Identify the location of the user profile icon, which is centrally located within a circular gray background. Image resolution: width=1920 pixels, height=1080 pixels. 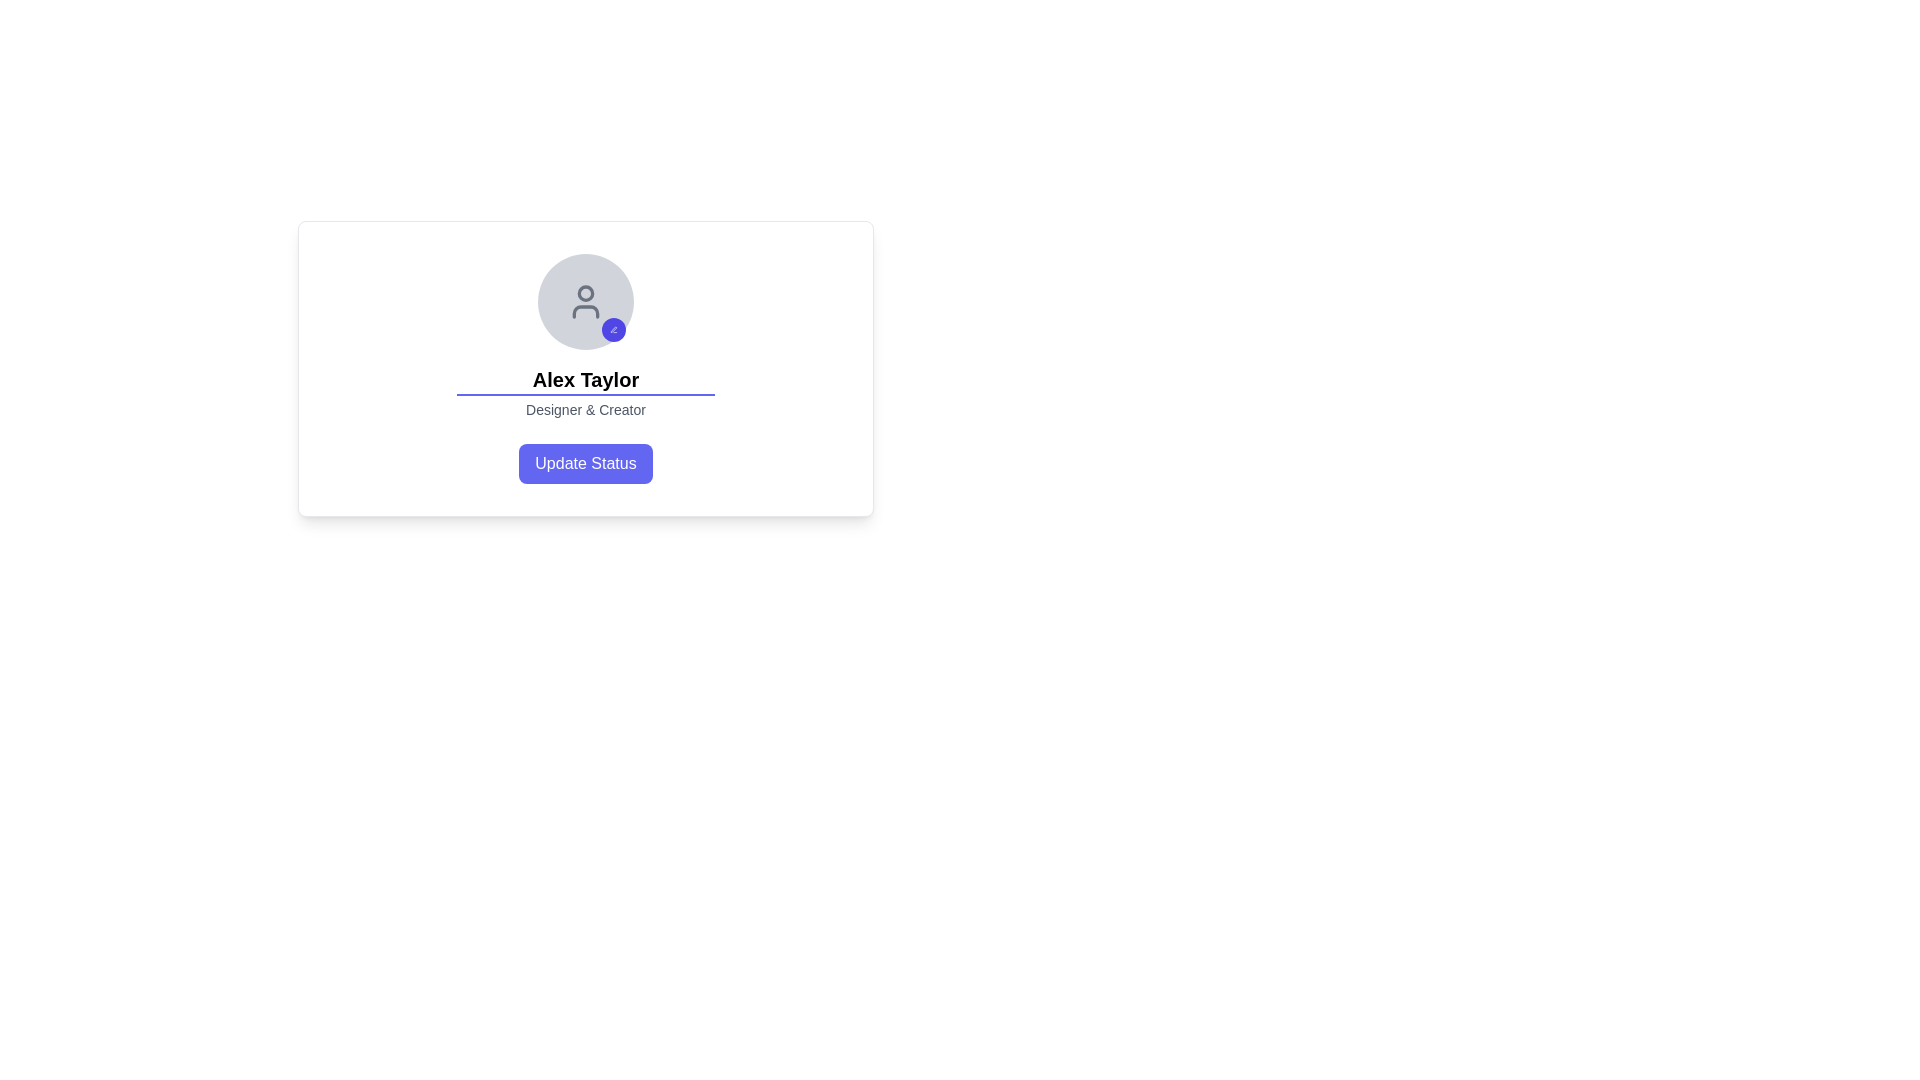
(584, 301).